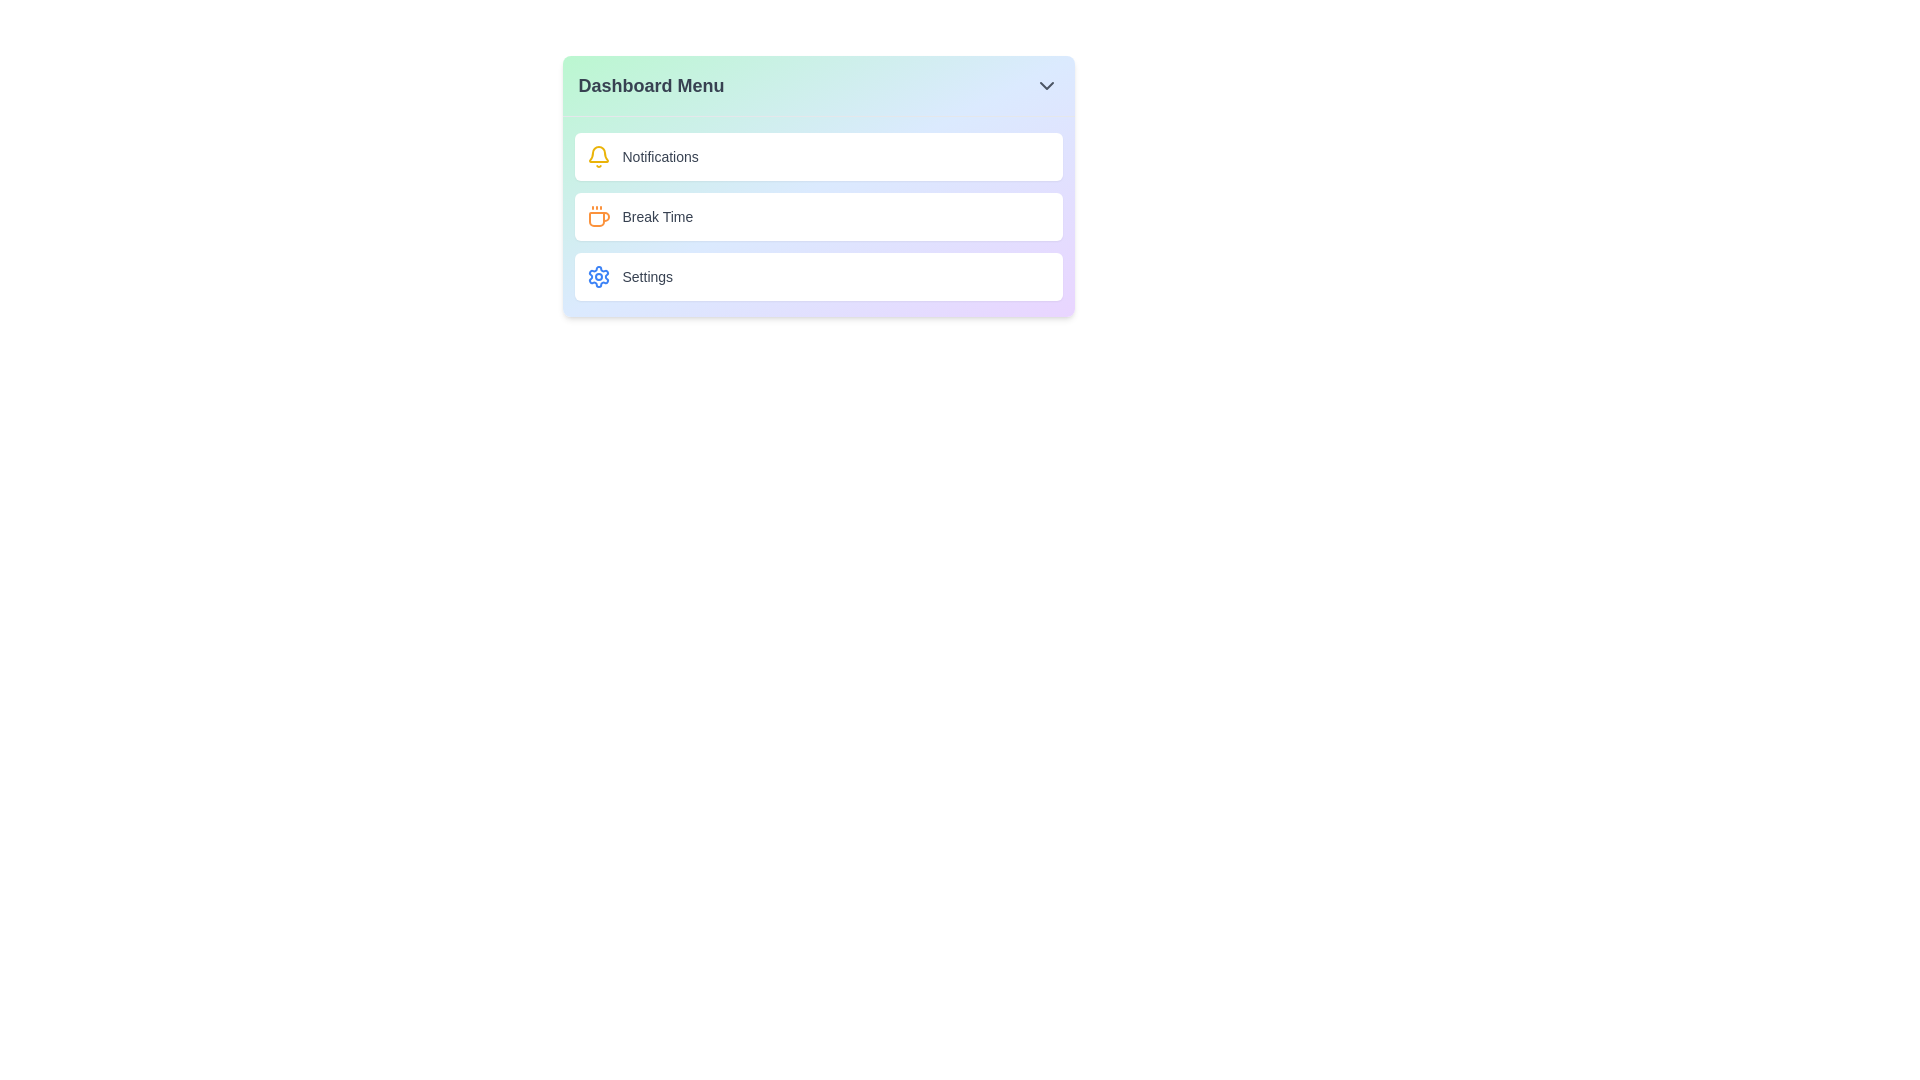  What do you see at coordinates (597, 153) in the screenshot?
I see `the 'Notifications' icon located in the upper right portion of the interface, which serves as the entry point for accessing notification-related content or settings` at bounding box center [597, 153].